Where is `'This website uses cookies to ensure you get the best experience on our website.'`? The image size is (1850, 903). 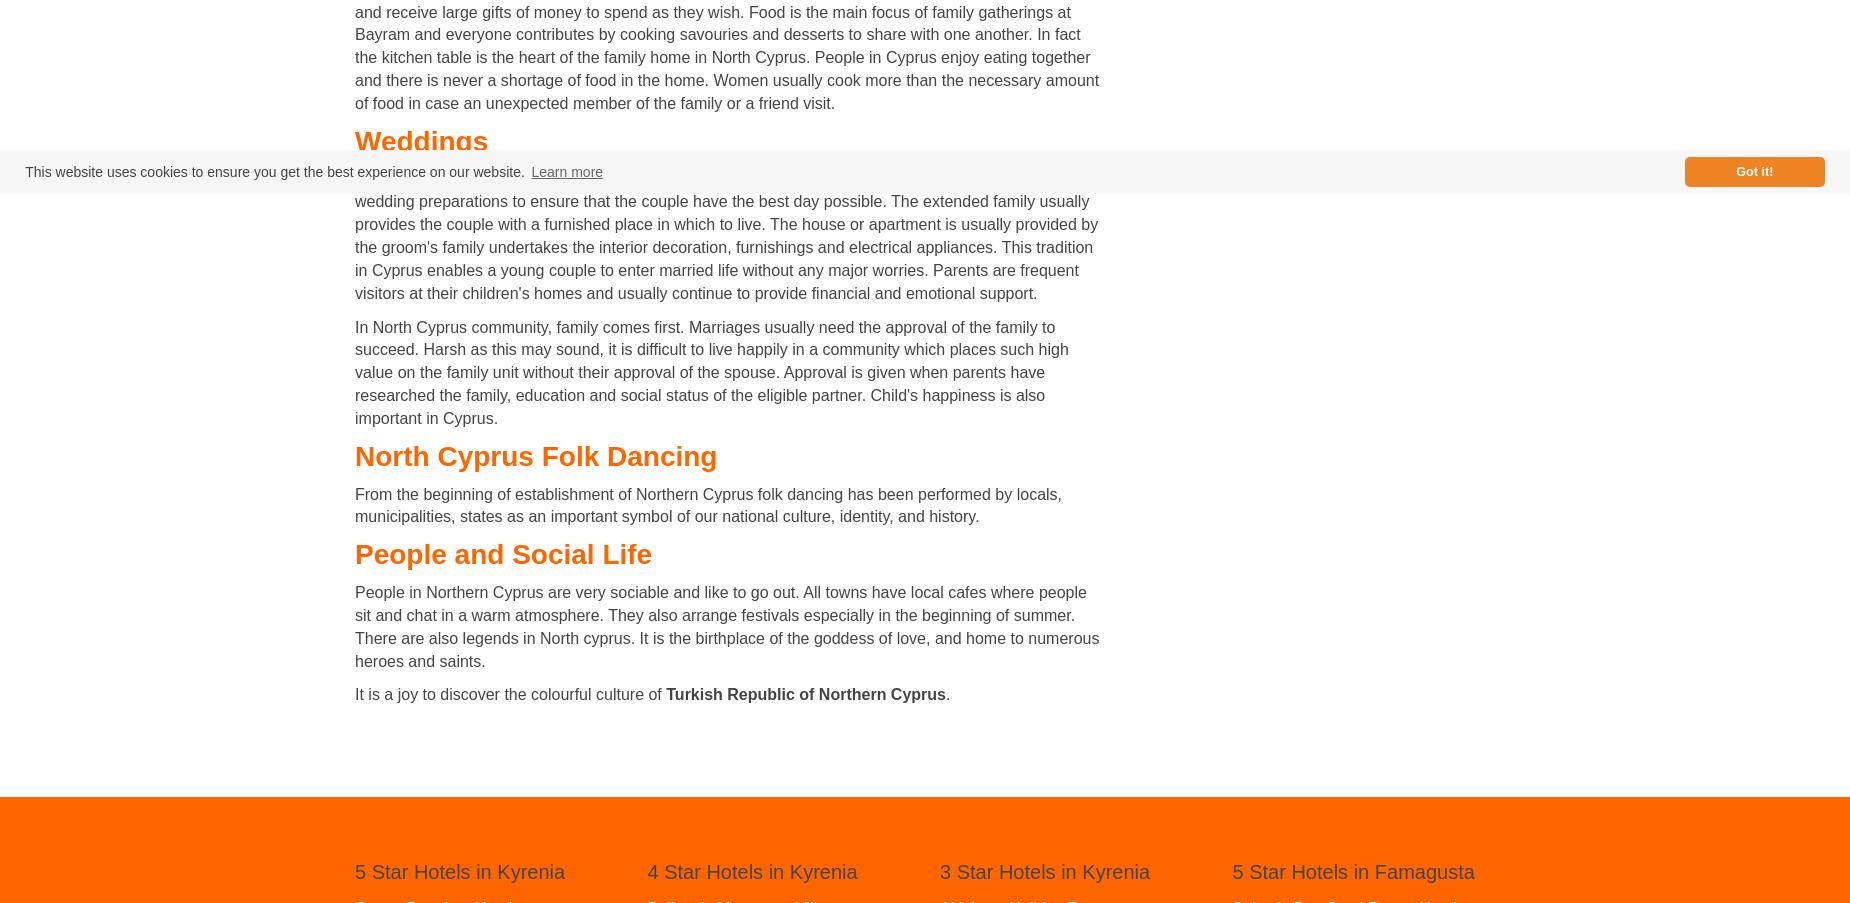 'This website uses cookies to ensure you get the best experience on our website.' is located at coordinates (23, 171).